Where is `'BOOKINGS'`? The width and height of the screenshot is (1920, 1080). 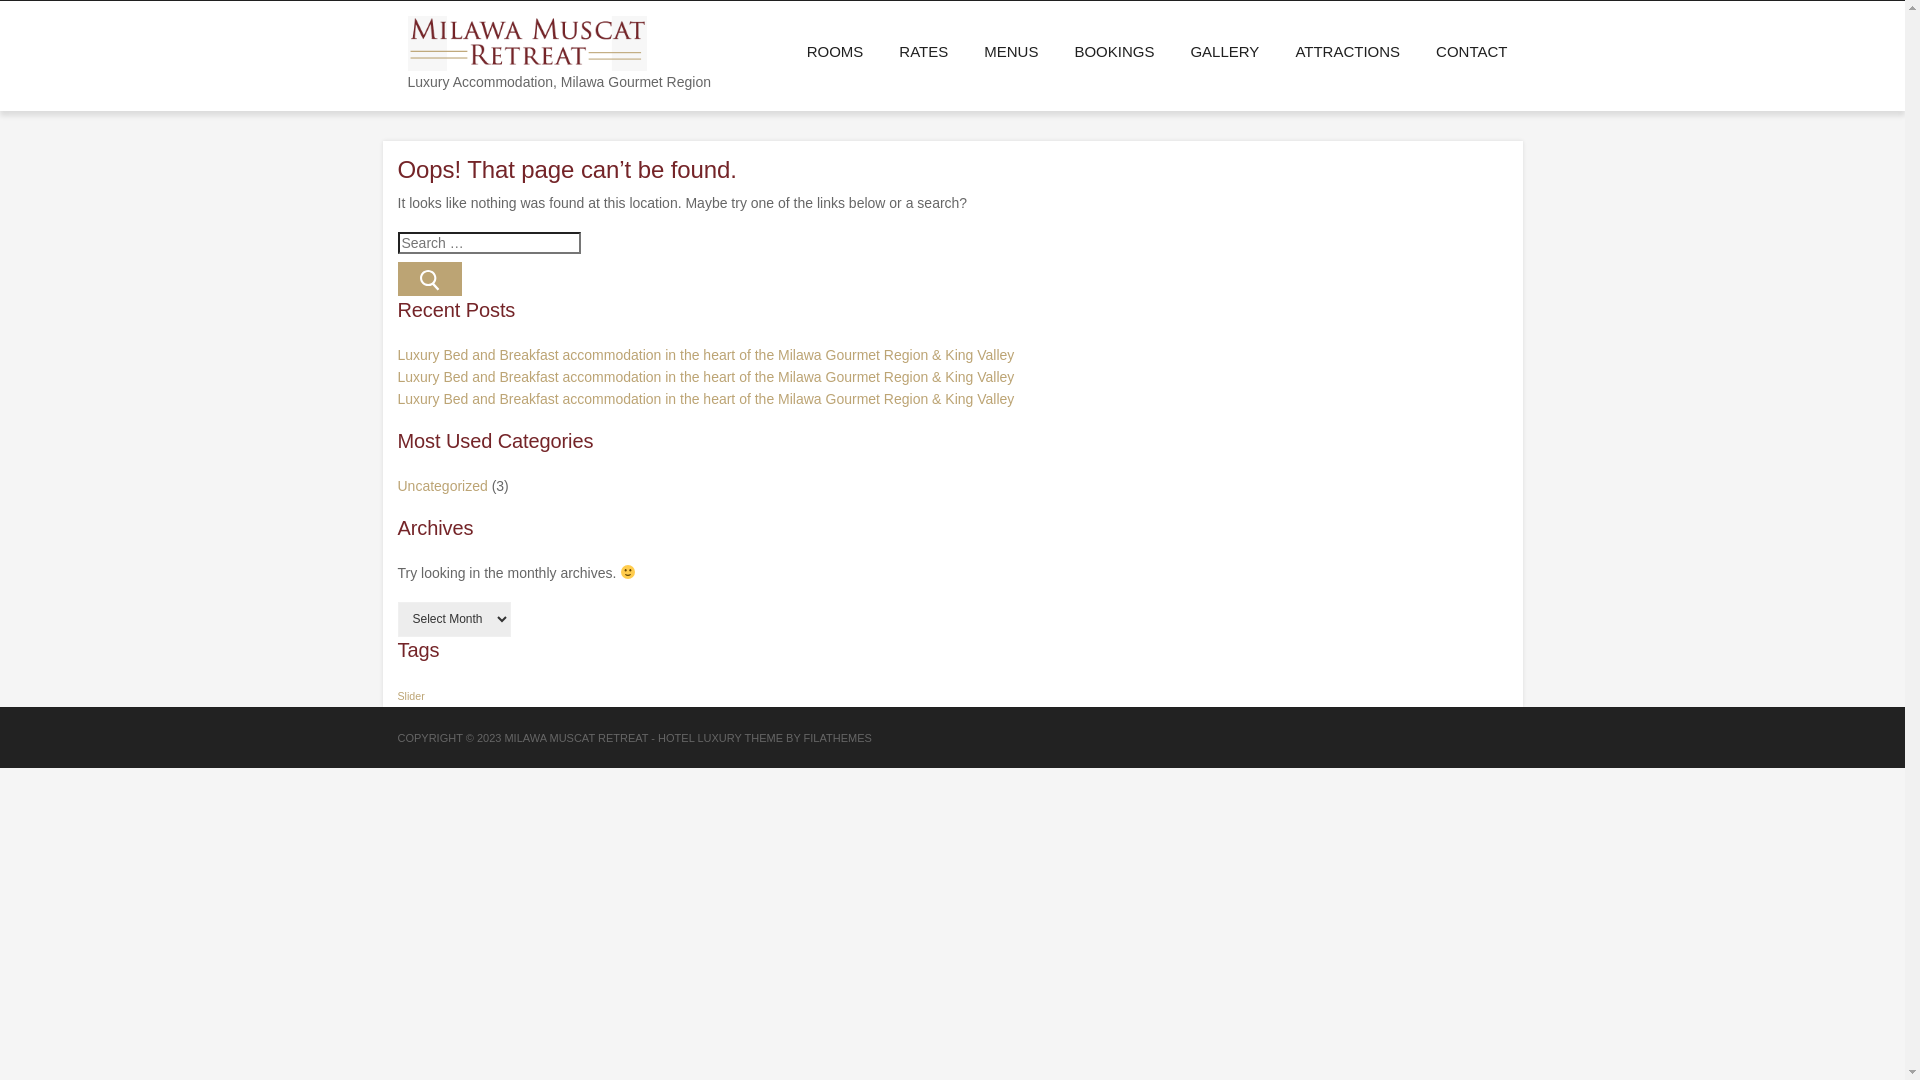
'BOOKINGS' is located at coordinates (1112, 50).